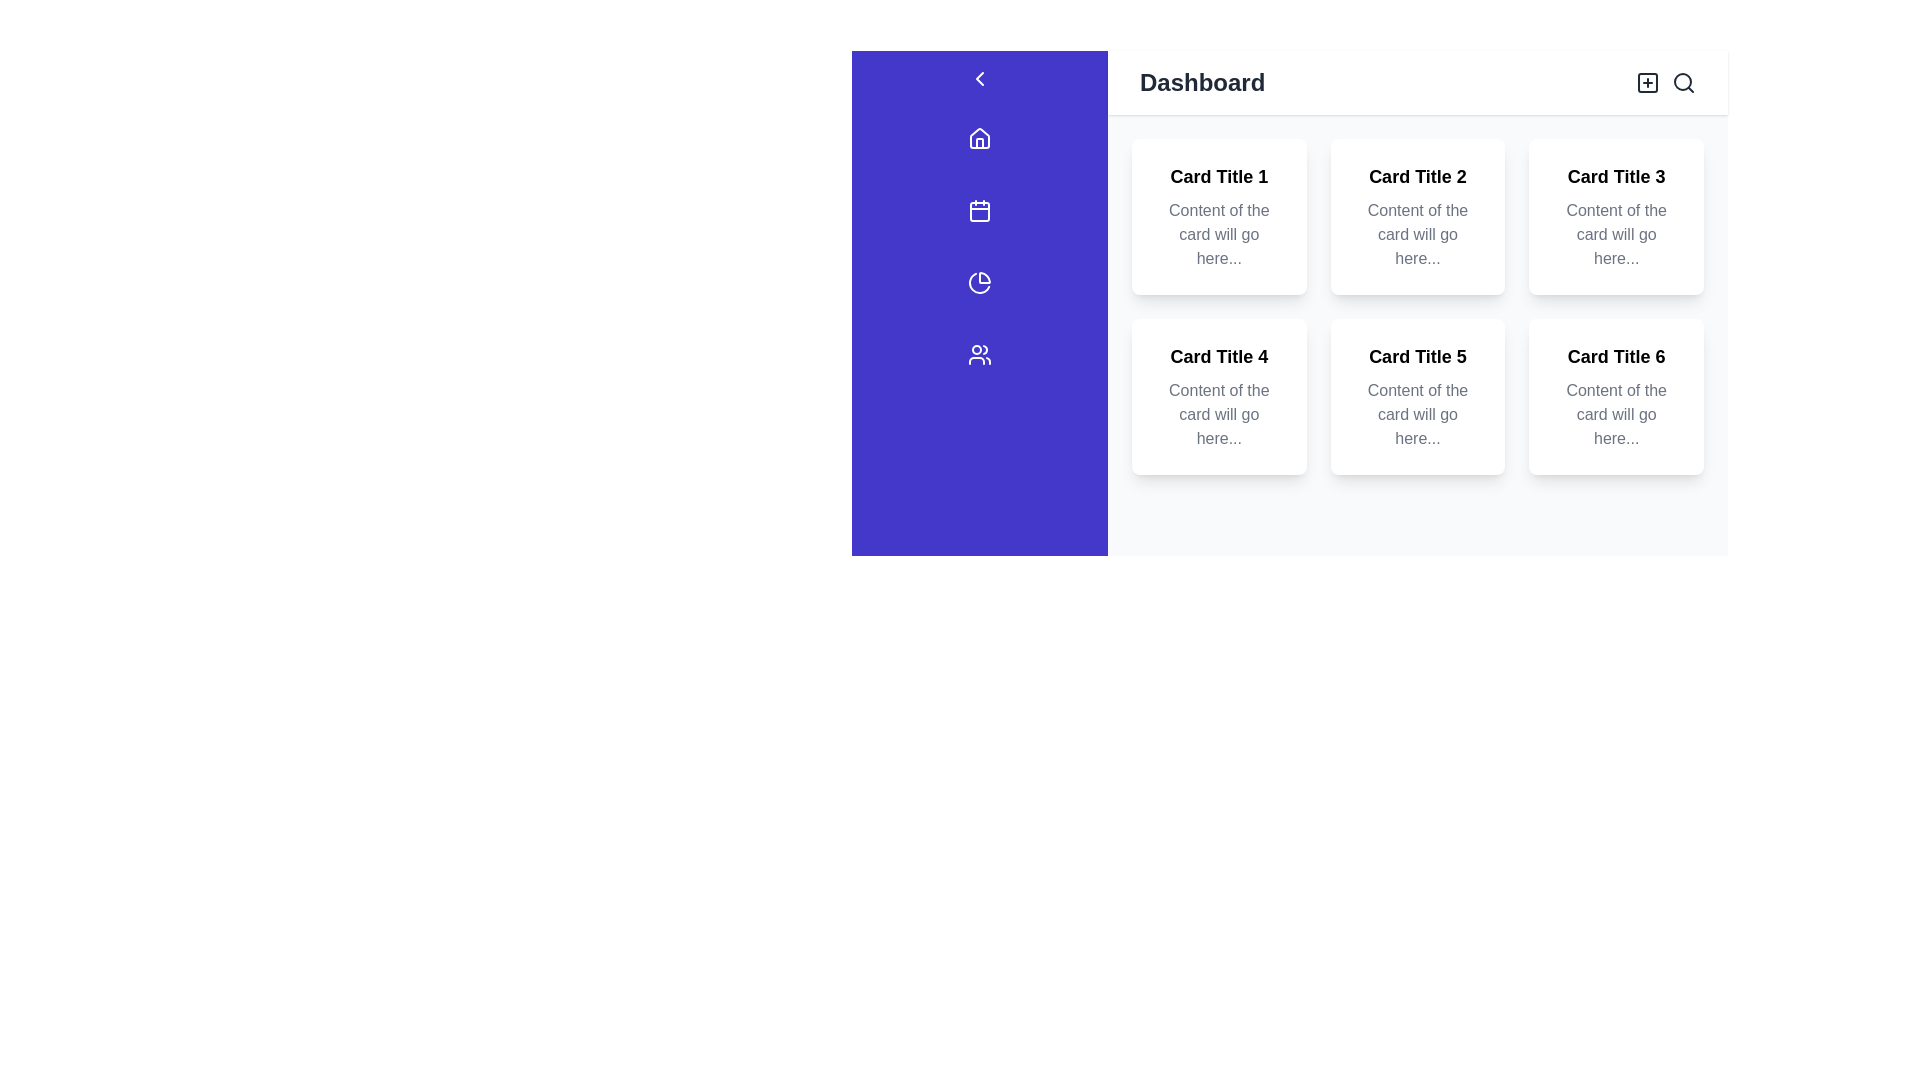 Image resolution: width=1920 pixels, height=1080 pixels. What do you see at coordinates (1218, 414) in the screenshot?
I see `descriptive text block located within the fourth card, positioned below the 'Card Title 4' heading` at bounding box center [1218, 414].